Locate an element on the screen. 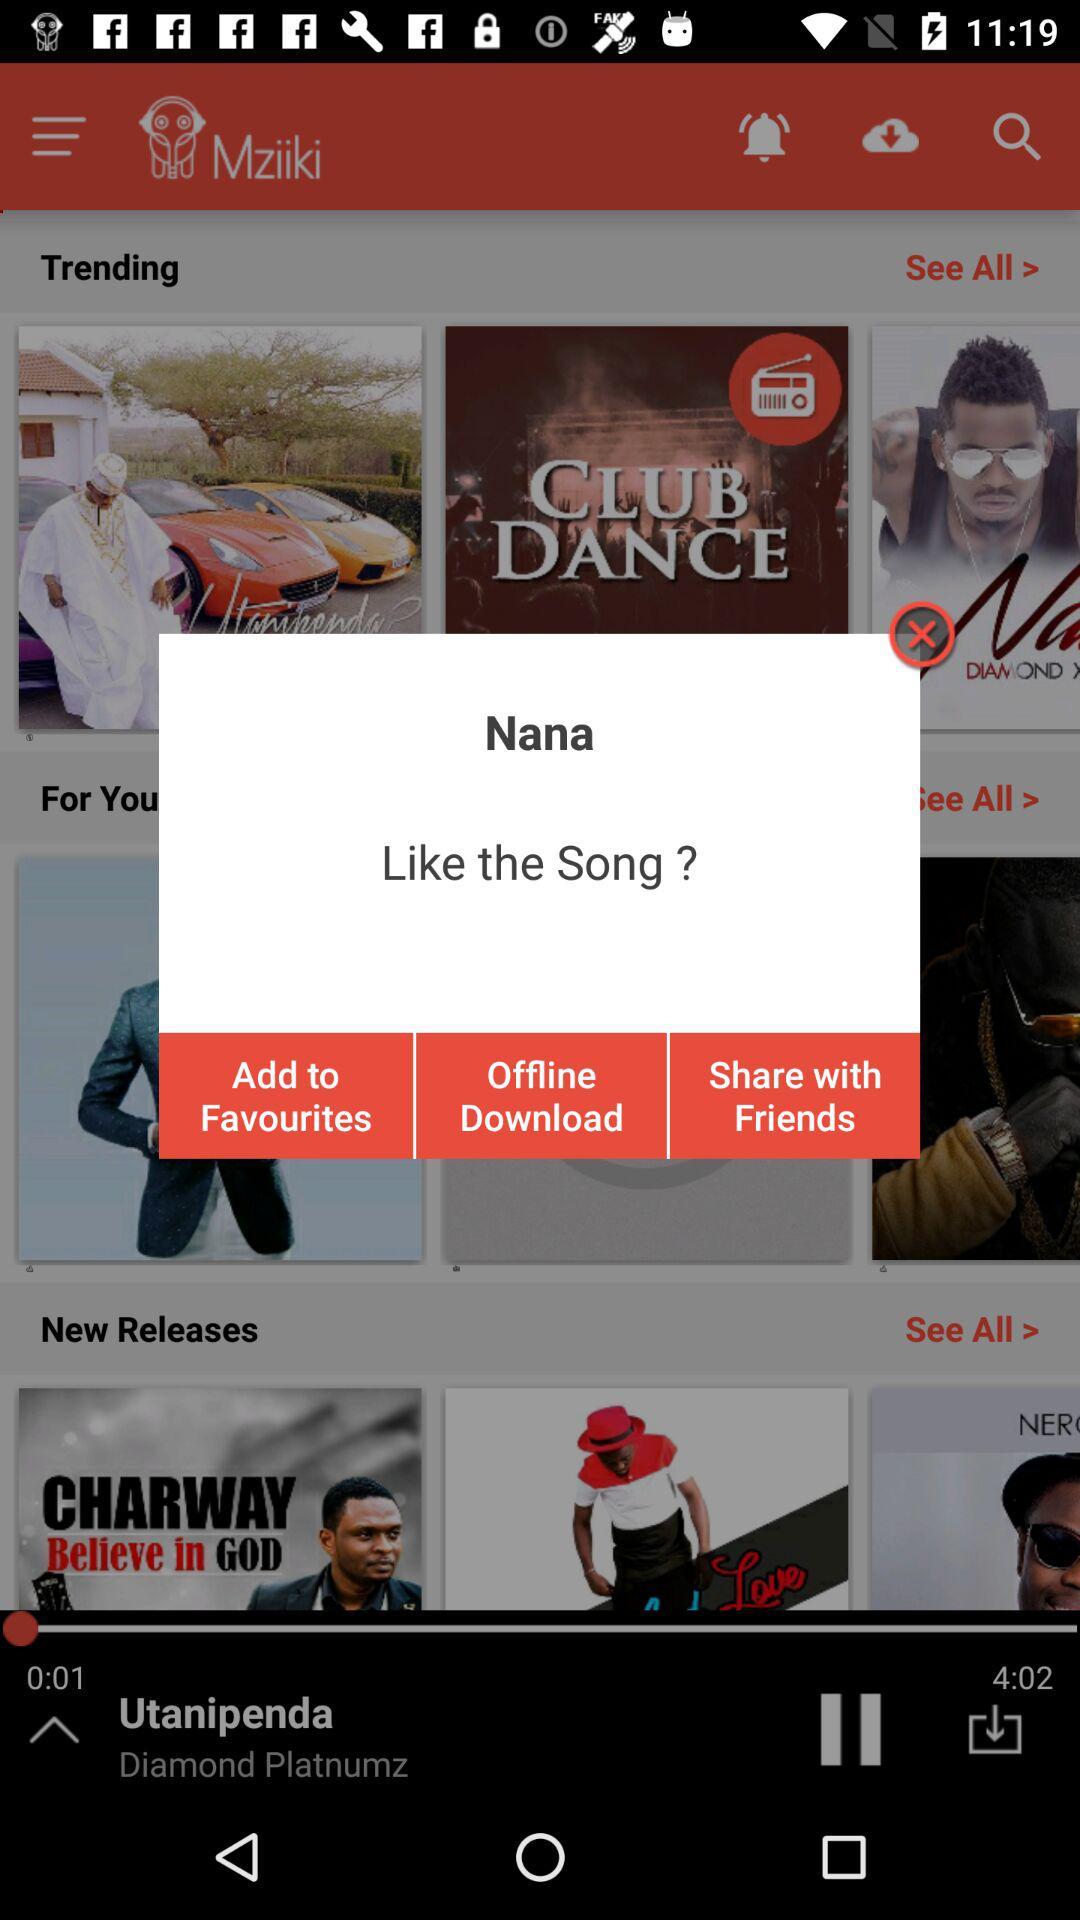 Image resolution: width=1080 pixels, height=1920 pixels. app below like the song ? icon is located at coordinates (793, 1094).